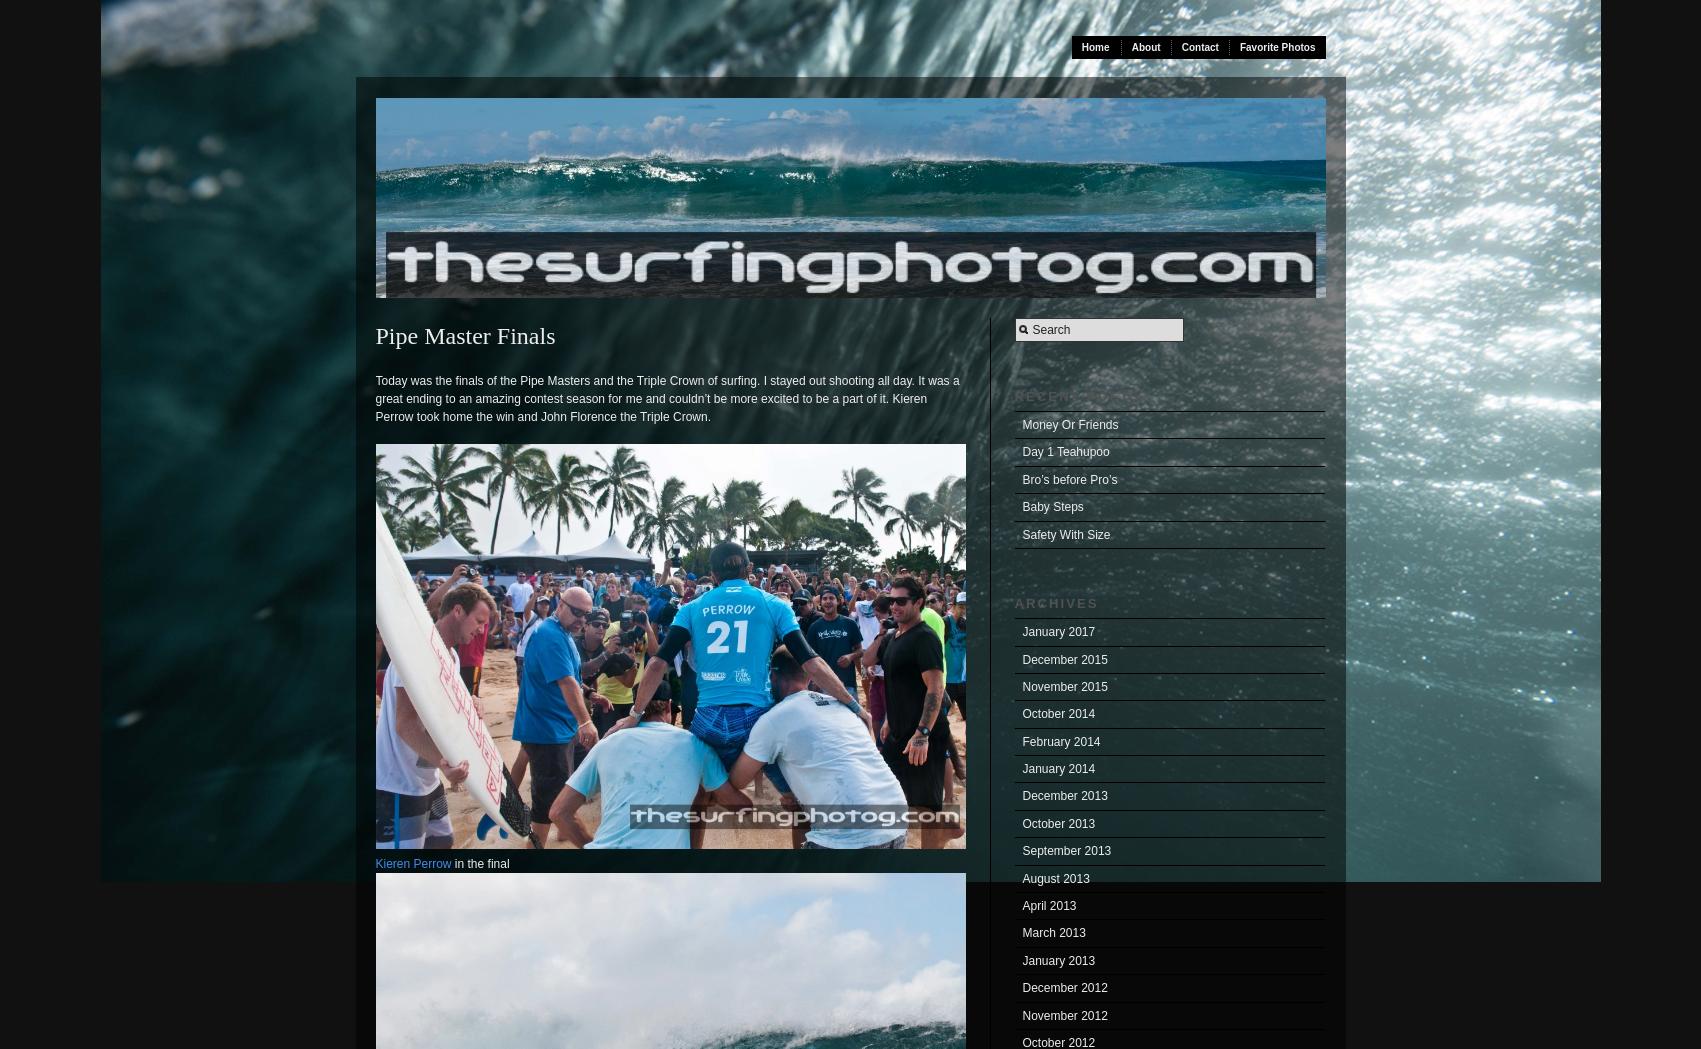  What do you see at coordinates (1064, 795) in the screenshot?
I see `'December 2013'` at bounding box center [1064, 795].